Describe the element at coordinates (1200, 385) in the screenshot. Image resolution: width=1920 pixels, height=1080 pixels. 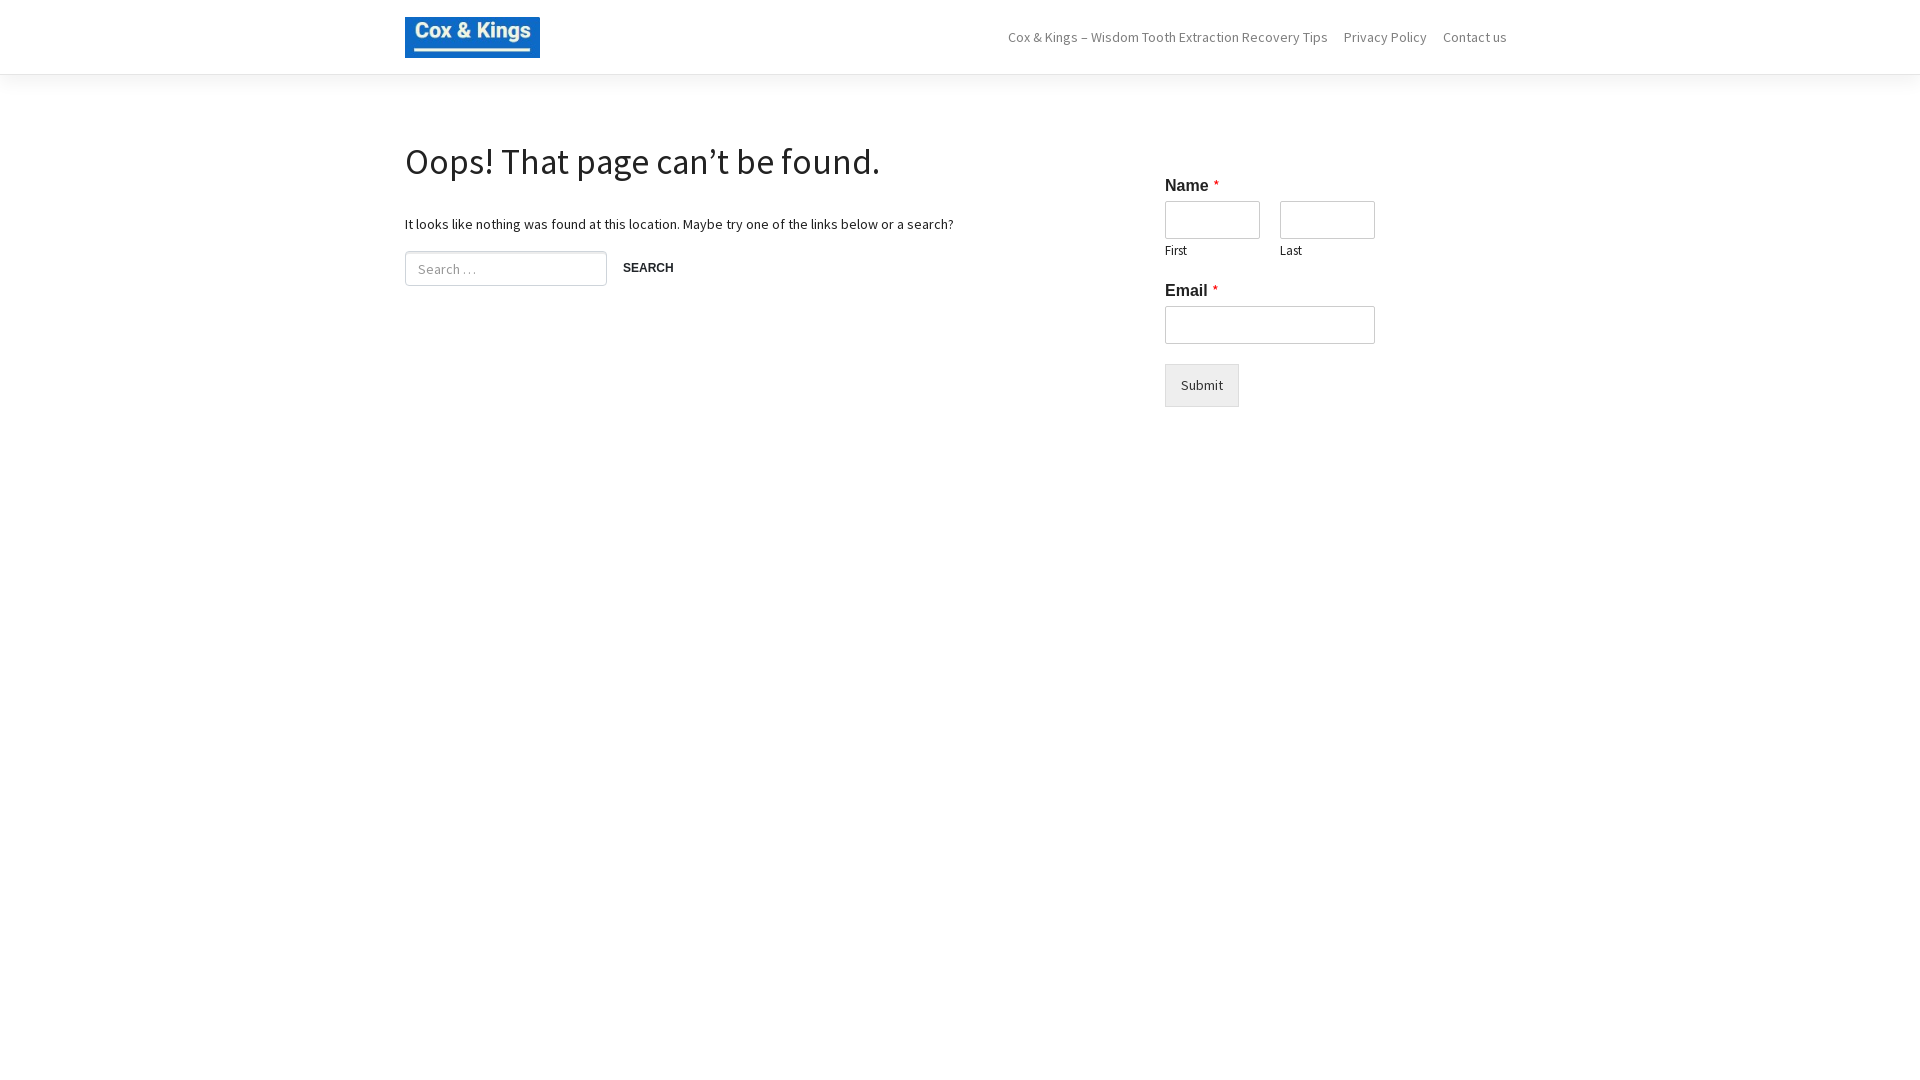
I see `'Submit'` at that location.